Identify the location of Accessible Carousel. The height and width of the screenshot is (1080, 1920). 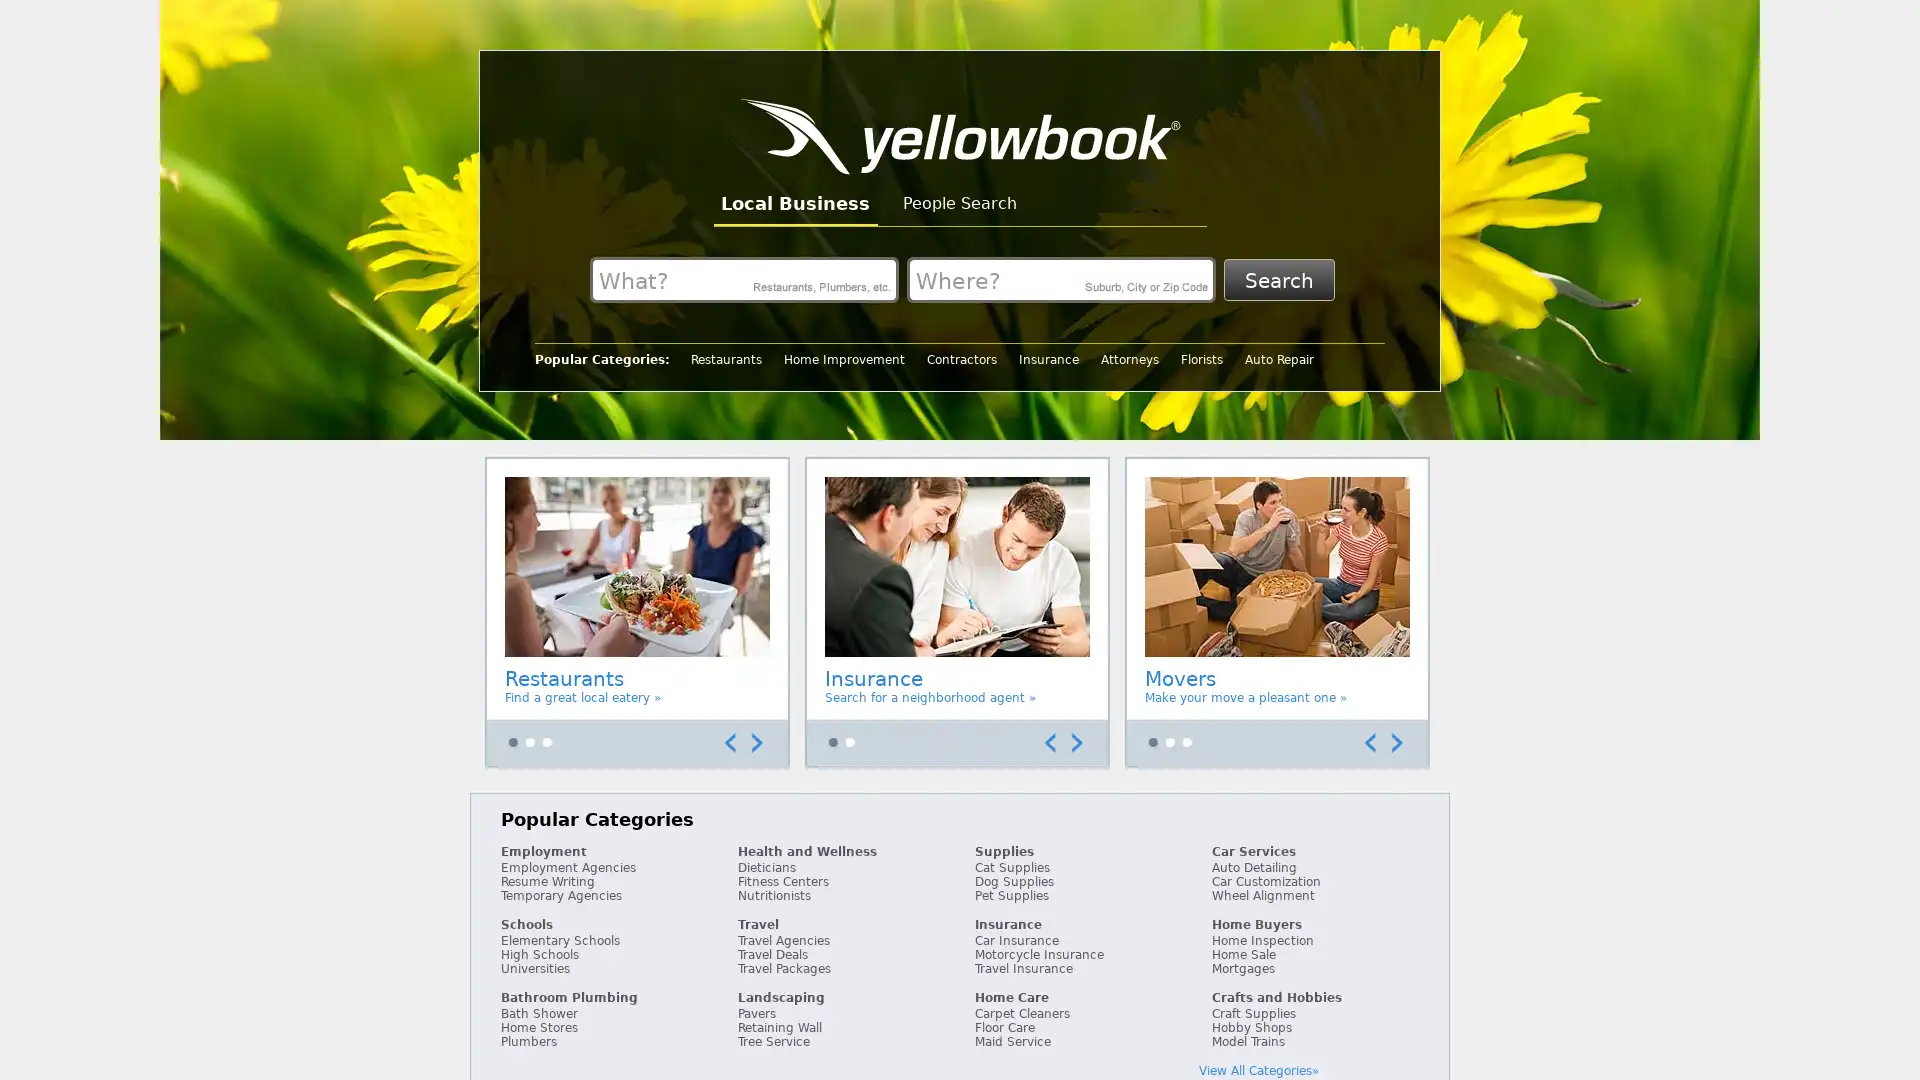
(1127, 459).